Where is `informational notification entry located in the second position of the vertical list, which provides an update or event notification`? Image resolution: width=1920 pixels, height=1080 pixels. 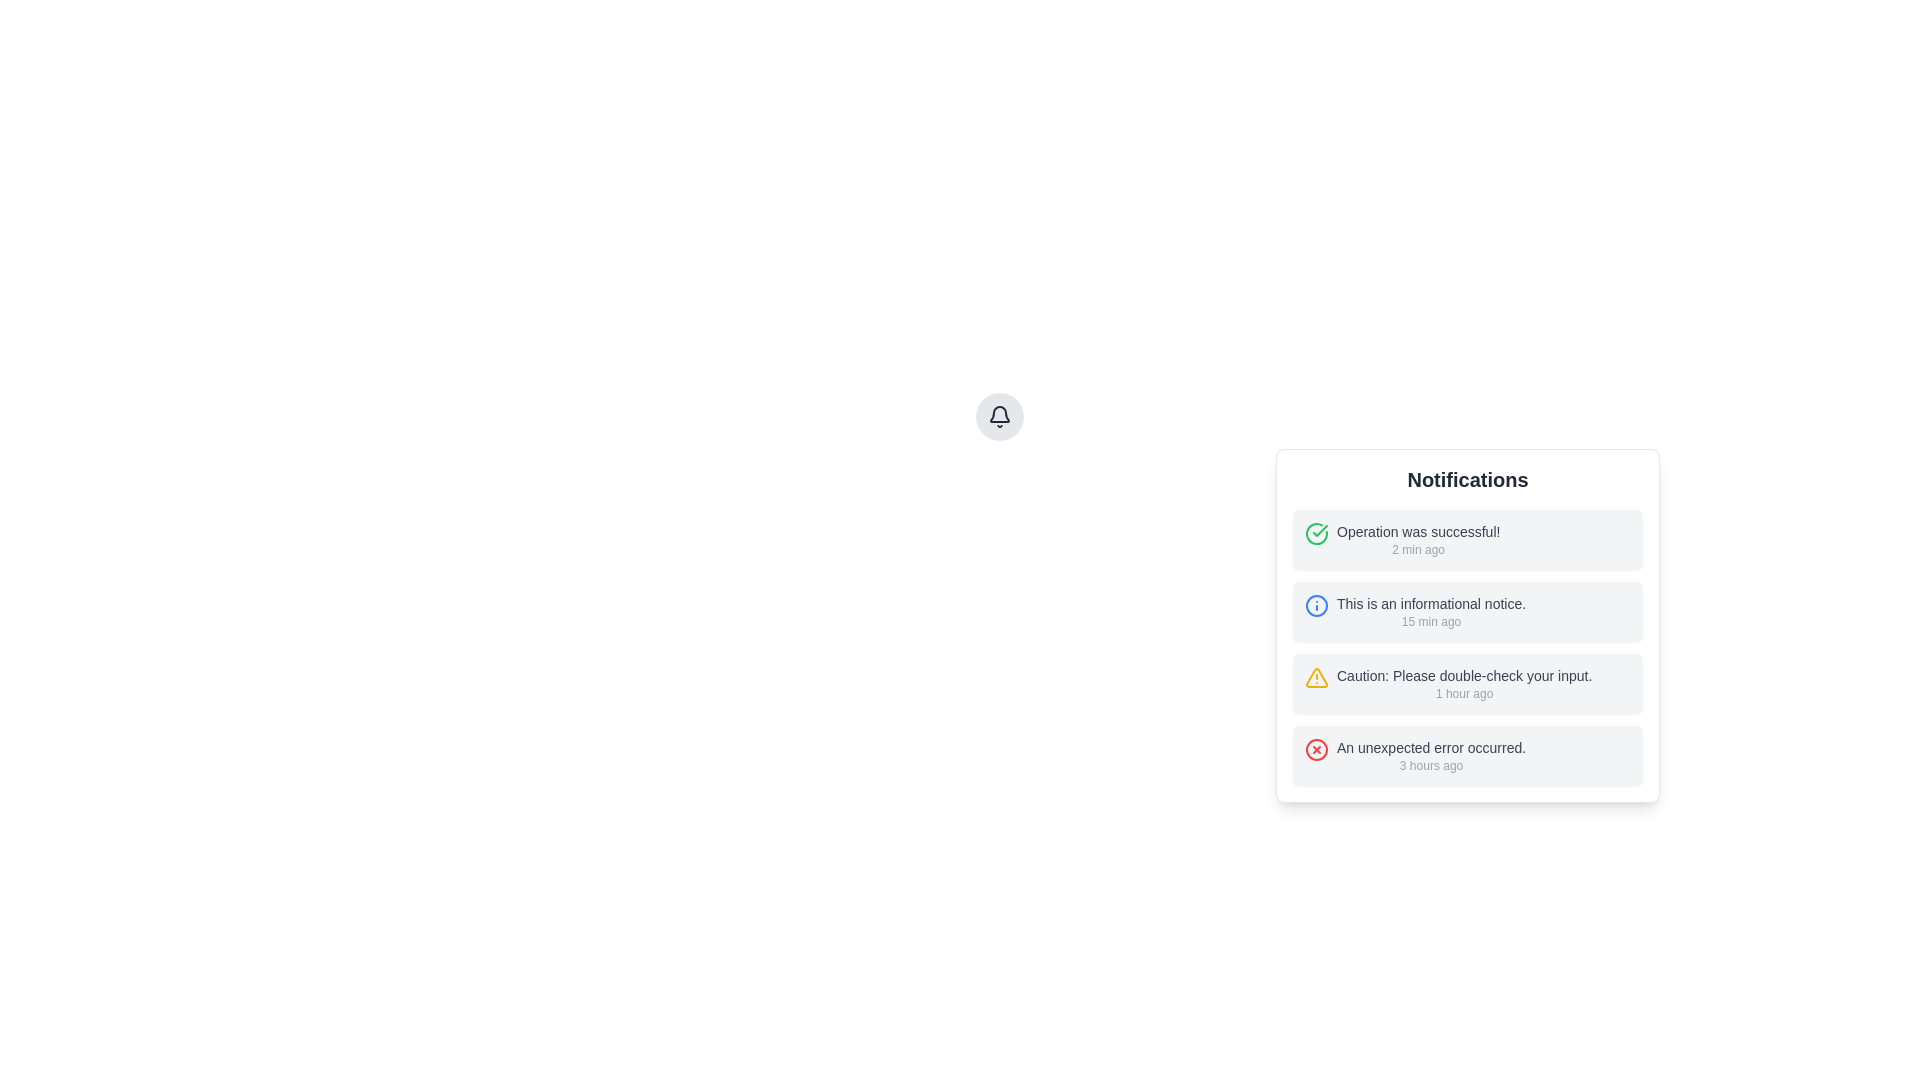 informational notification entry located in the second position of the vertical list, which provides an update or event notification is located at coordinates (1468, 611).